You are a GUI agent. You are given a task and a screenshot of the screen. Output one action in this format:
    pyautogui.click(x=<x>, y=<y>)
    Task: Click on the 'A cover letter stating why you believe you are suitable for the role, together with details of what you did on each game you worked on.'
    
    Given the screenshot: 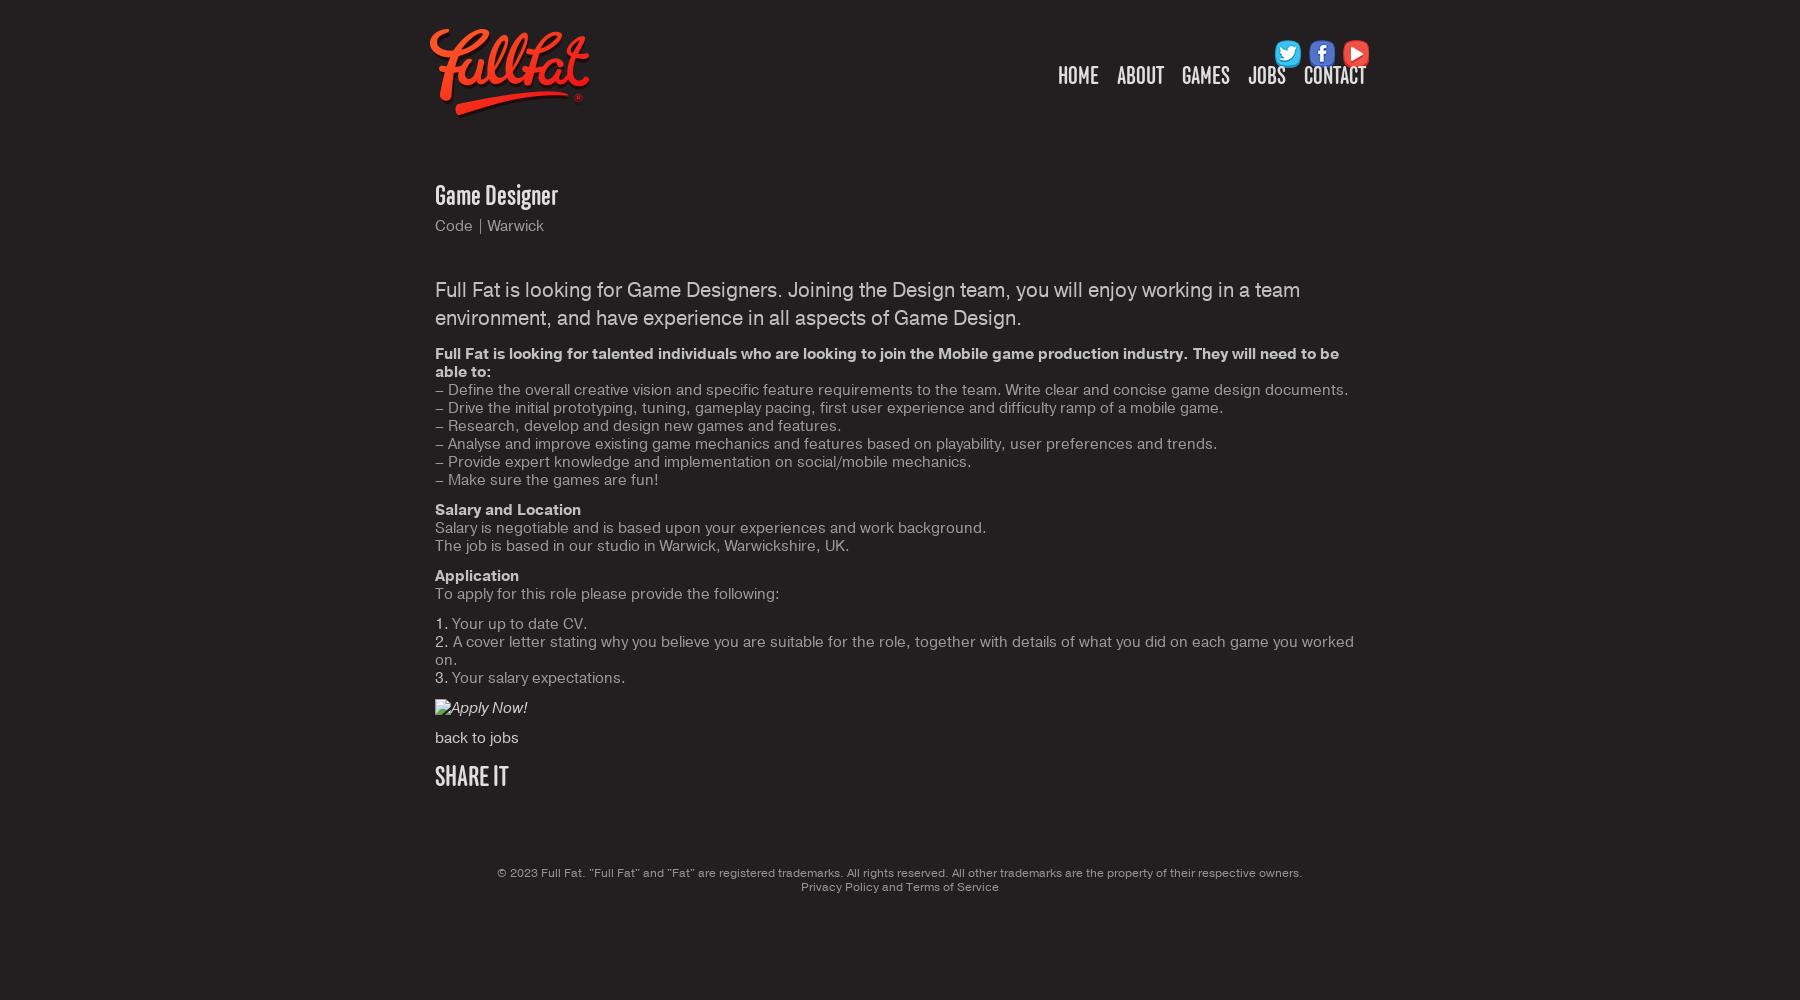 What is the action you would take?
    pyautogui.click(x=894, y=651)
    